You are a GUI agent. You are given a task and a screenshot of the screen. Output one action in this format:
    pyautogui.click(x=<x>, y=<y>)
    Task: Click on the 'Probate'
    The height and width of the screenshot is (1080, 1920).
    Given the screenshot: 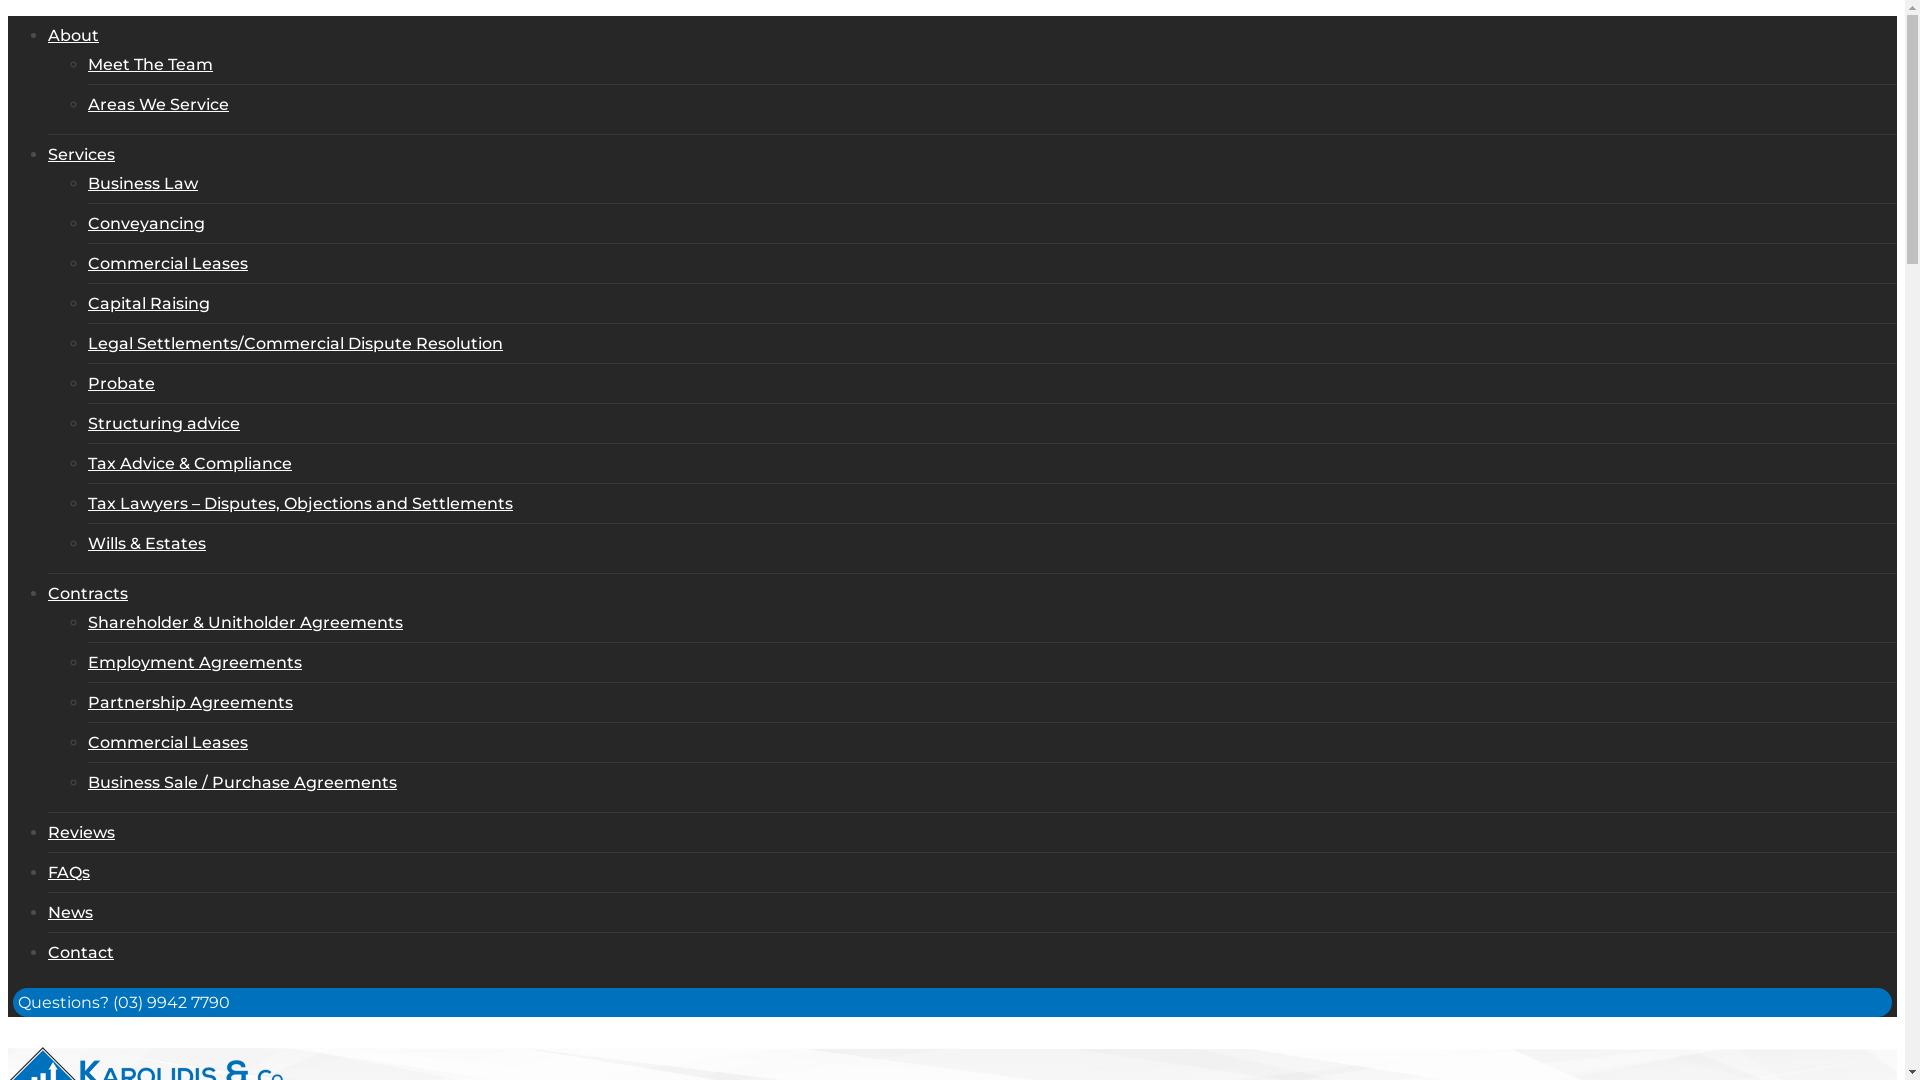 What is the action you would take?
    pyautogui.click(x=120, y=383)
    